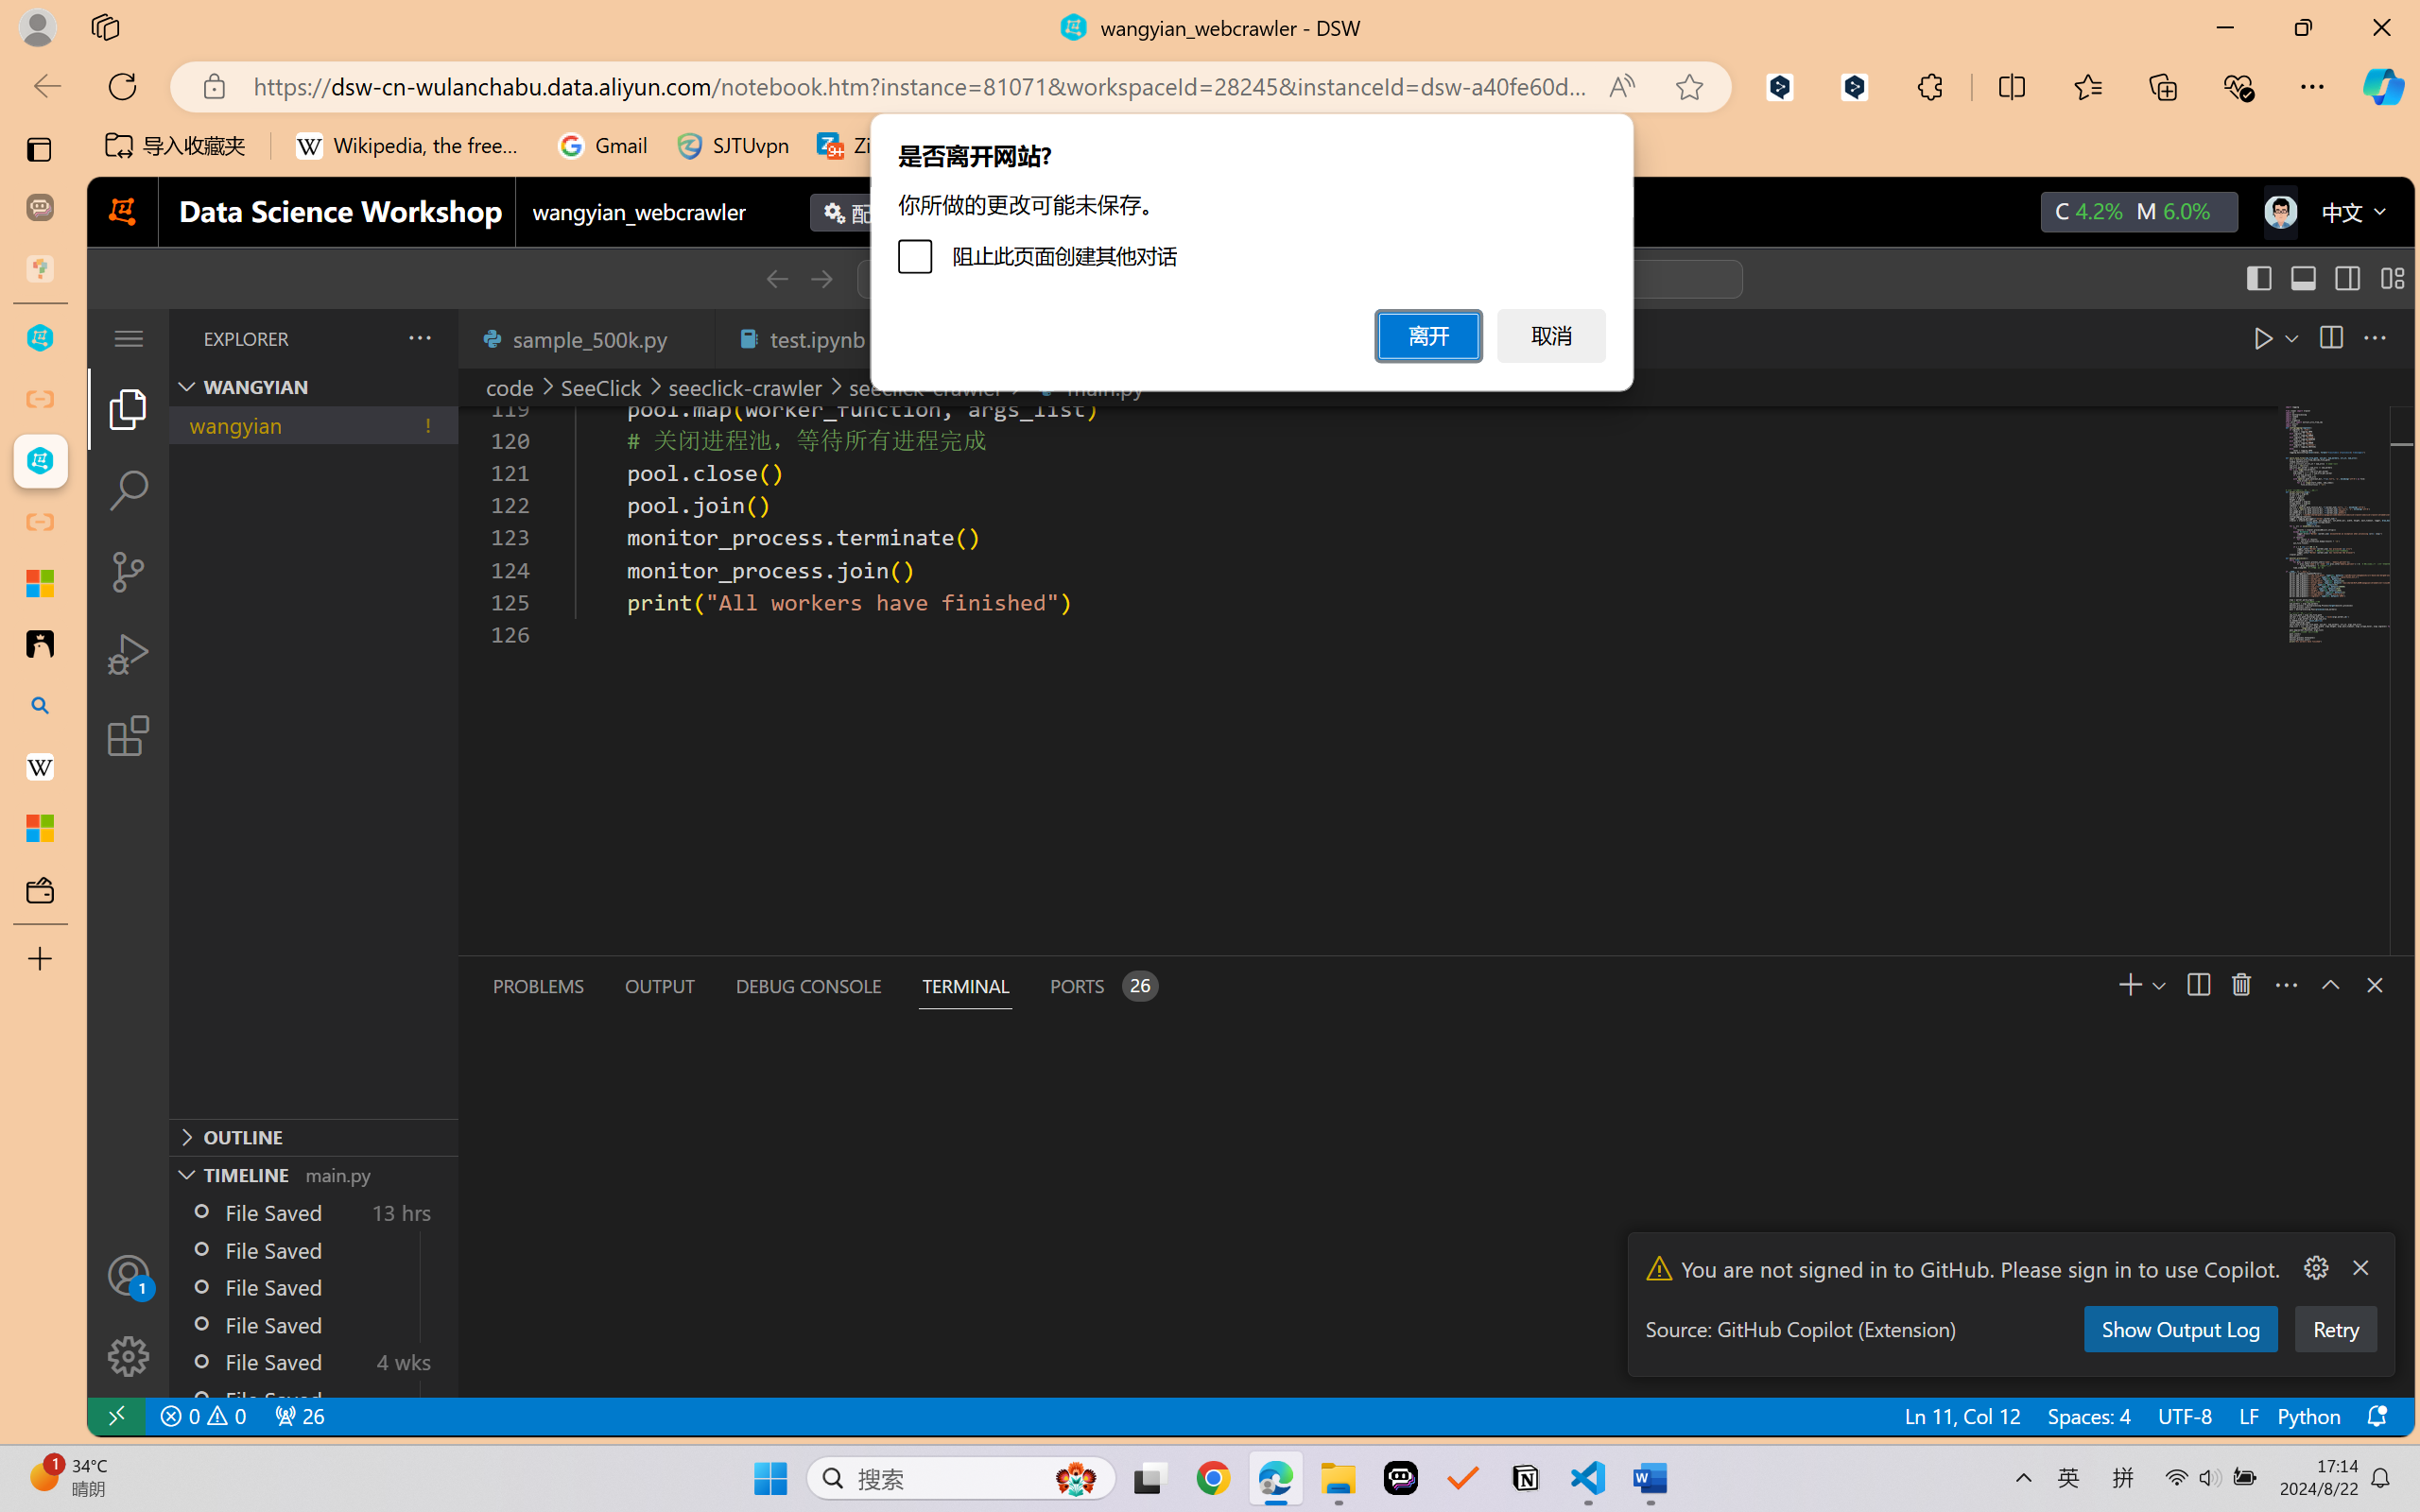  Describe the element at coordinates (2374, 984) in the screenshot. I see `'Close Panel'` at that location.